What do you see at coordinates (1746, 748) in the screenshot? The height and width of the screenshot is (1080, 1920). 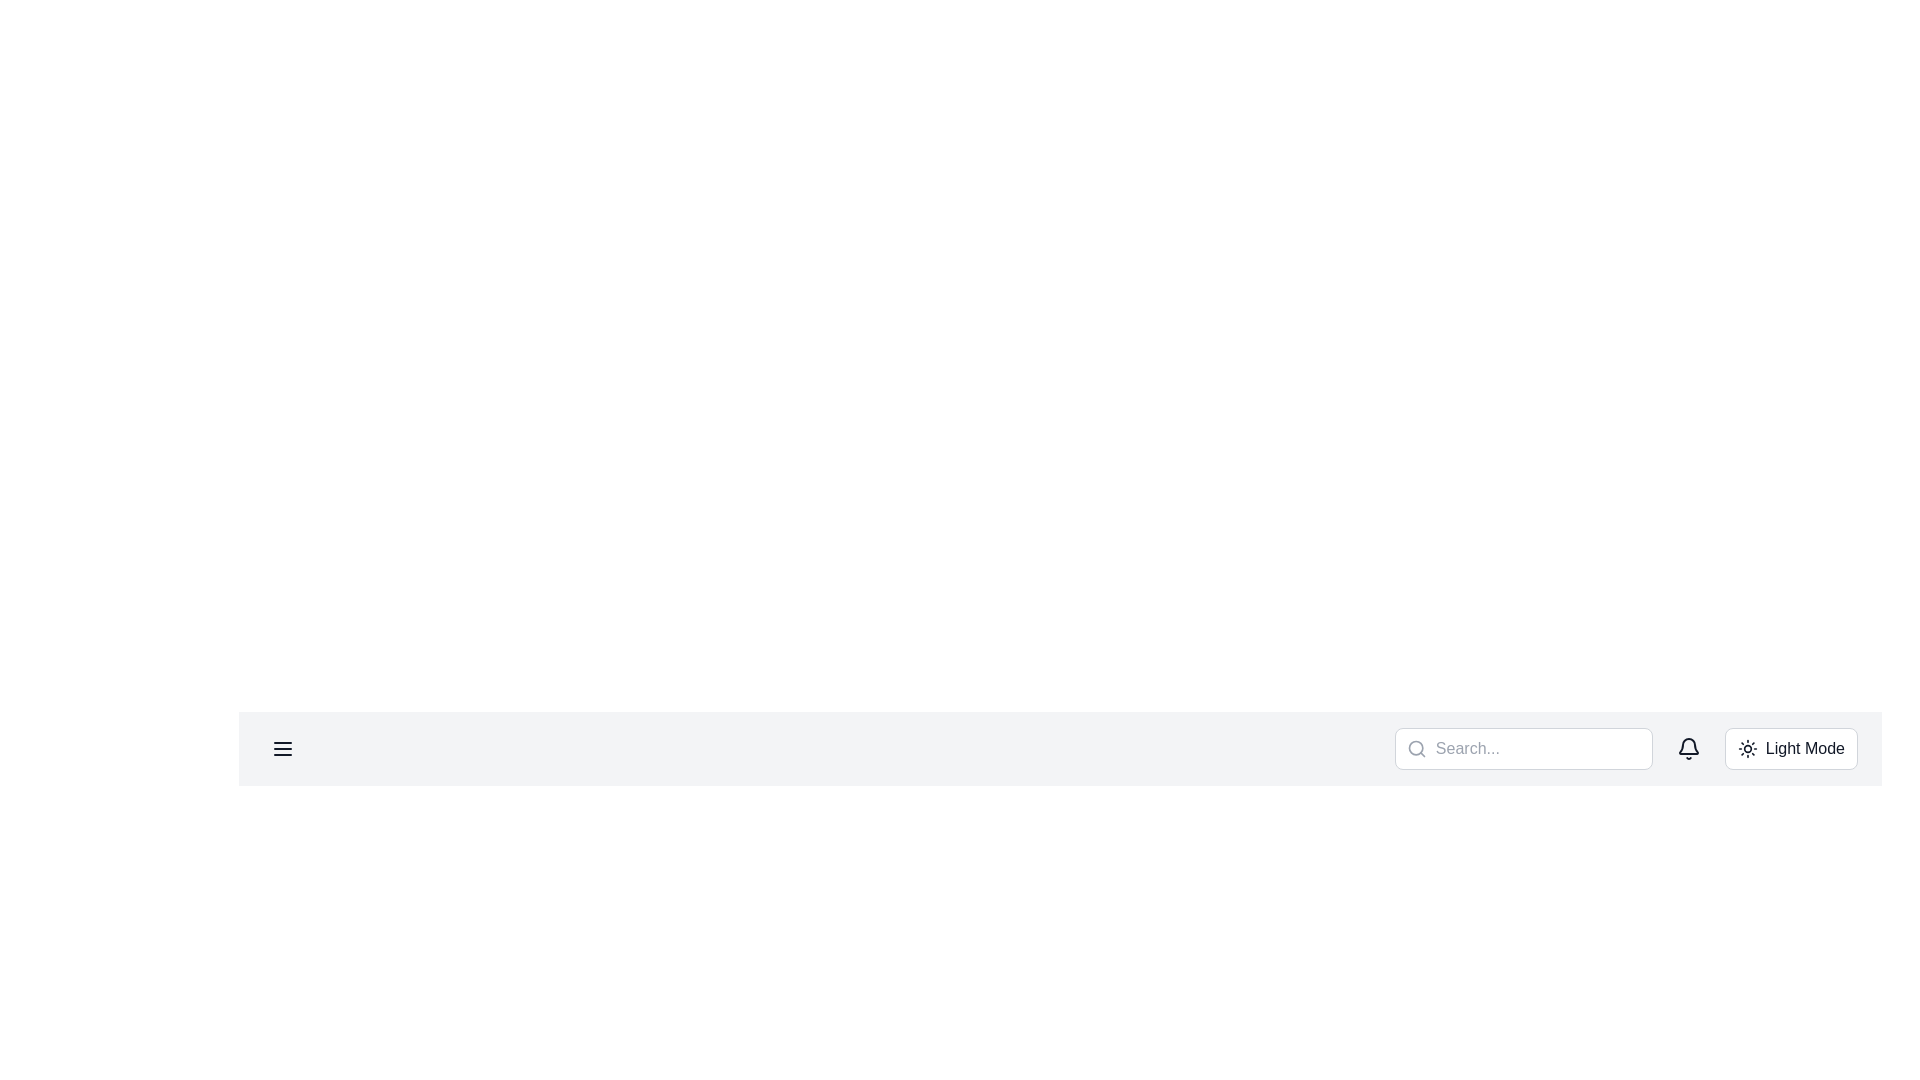 I see `the sun icon representing the theme toggle action for switching to Dark Mode, which is located to the left of the 'Light Mode' text label at the top-right corner of the interface` at bounding box center [1746, 748].